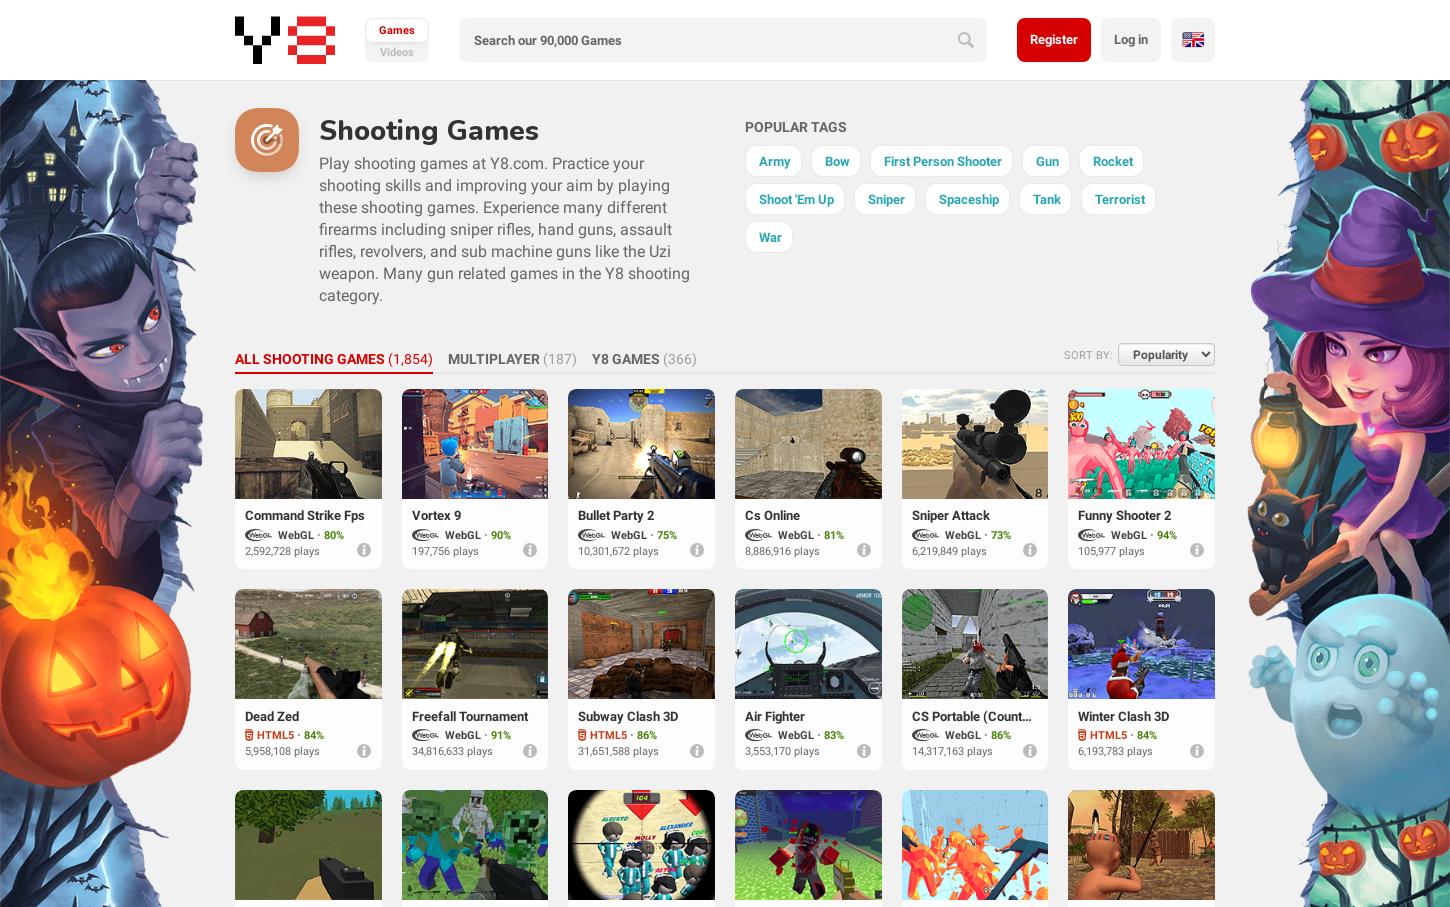 The height and width of the screenshot is (907, 1450). What do you see at coordinates (617, 750) in the screenshot?
I see `'31,651,588 plays'` at bounding box center [617, 750].